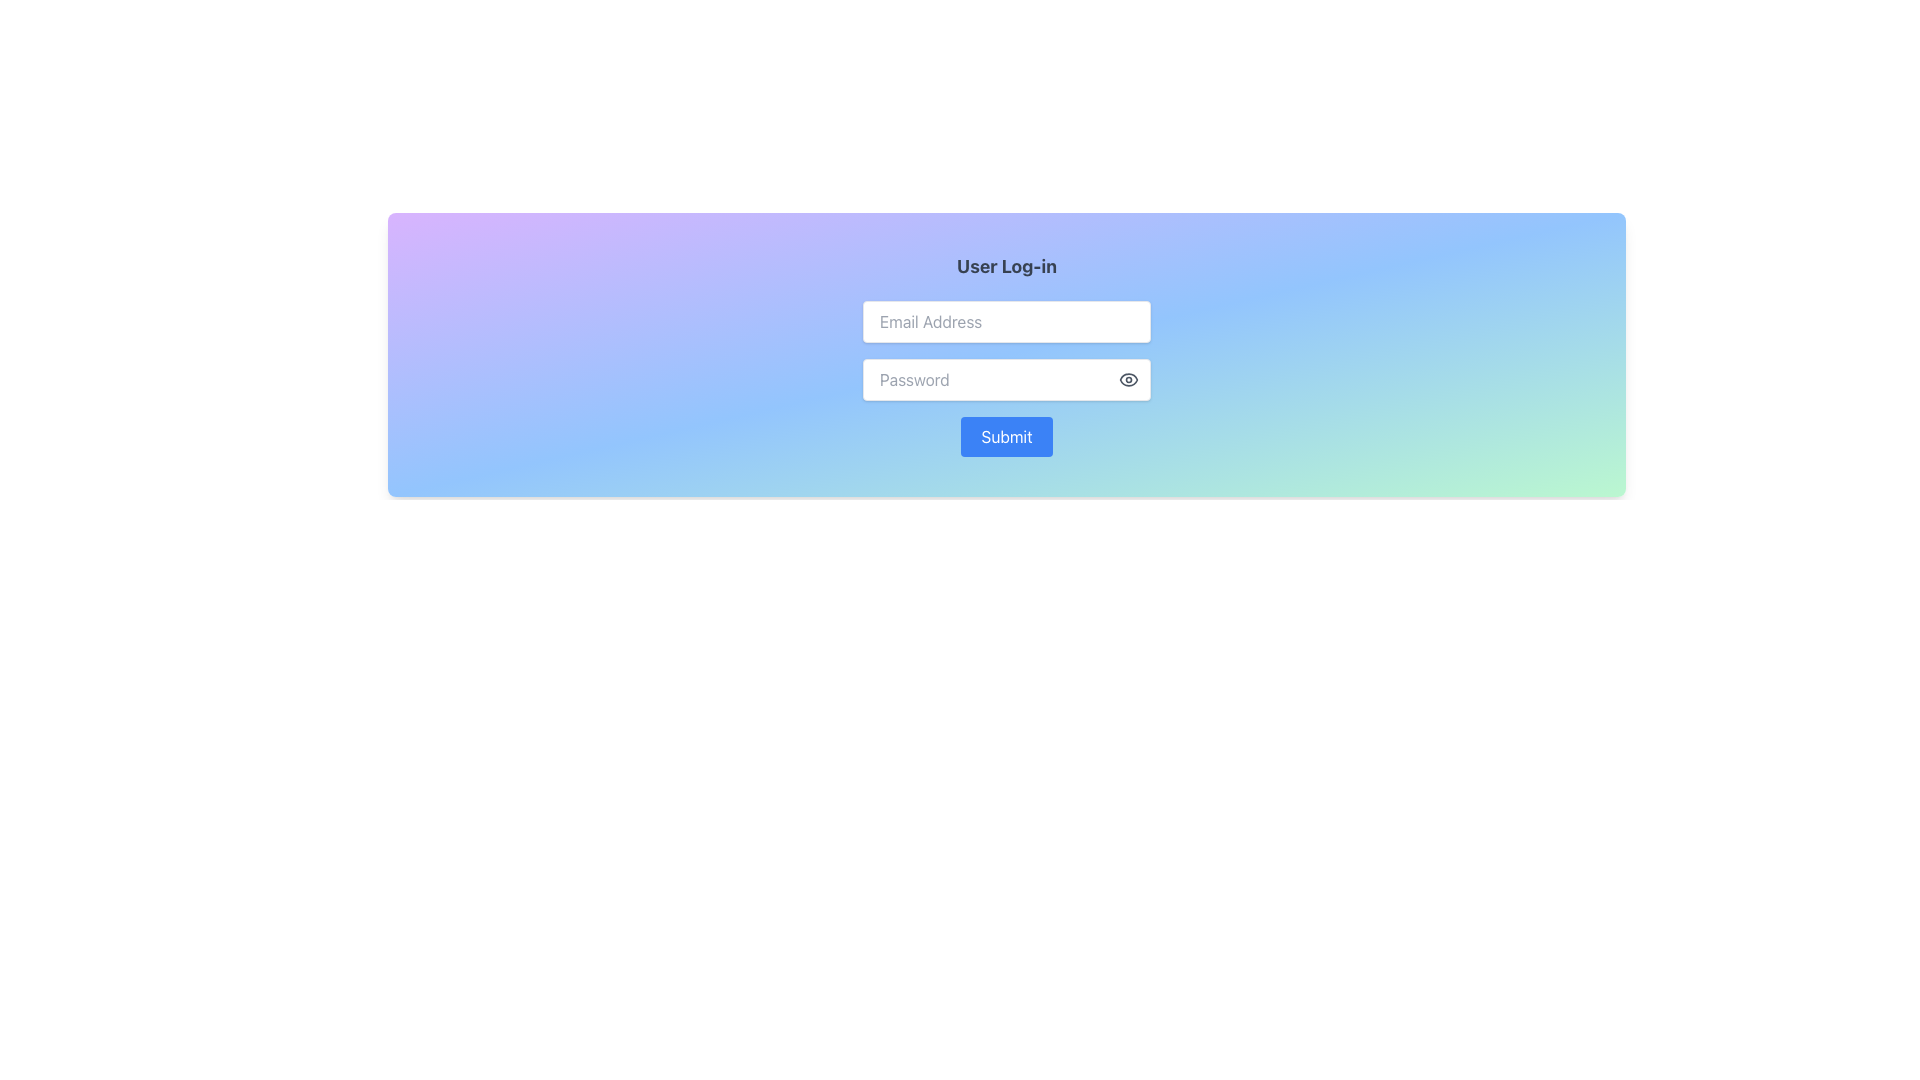 This screenshot has width=1920, height=1080. I want to click on the toggle button, so click(1128, 380).